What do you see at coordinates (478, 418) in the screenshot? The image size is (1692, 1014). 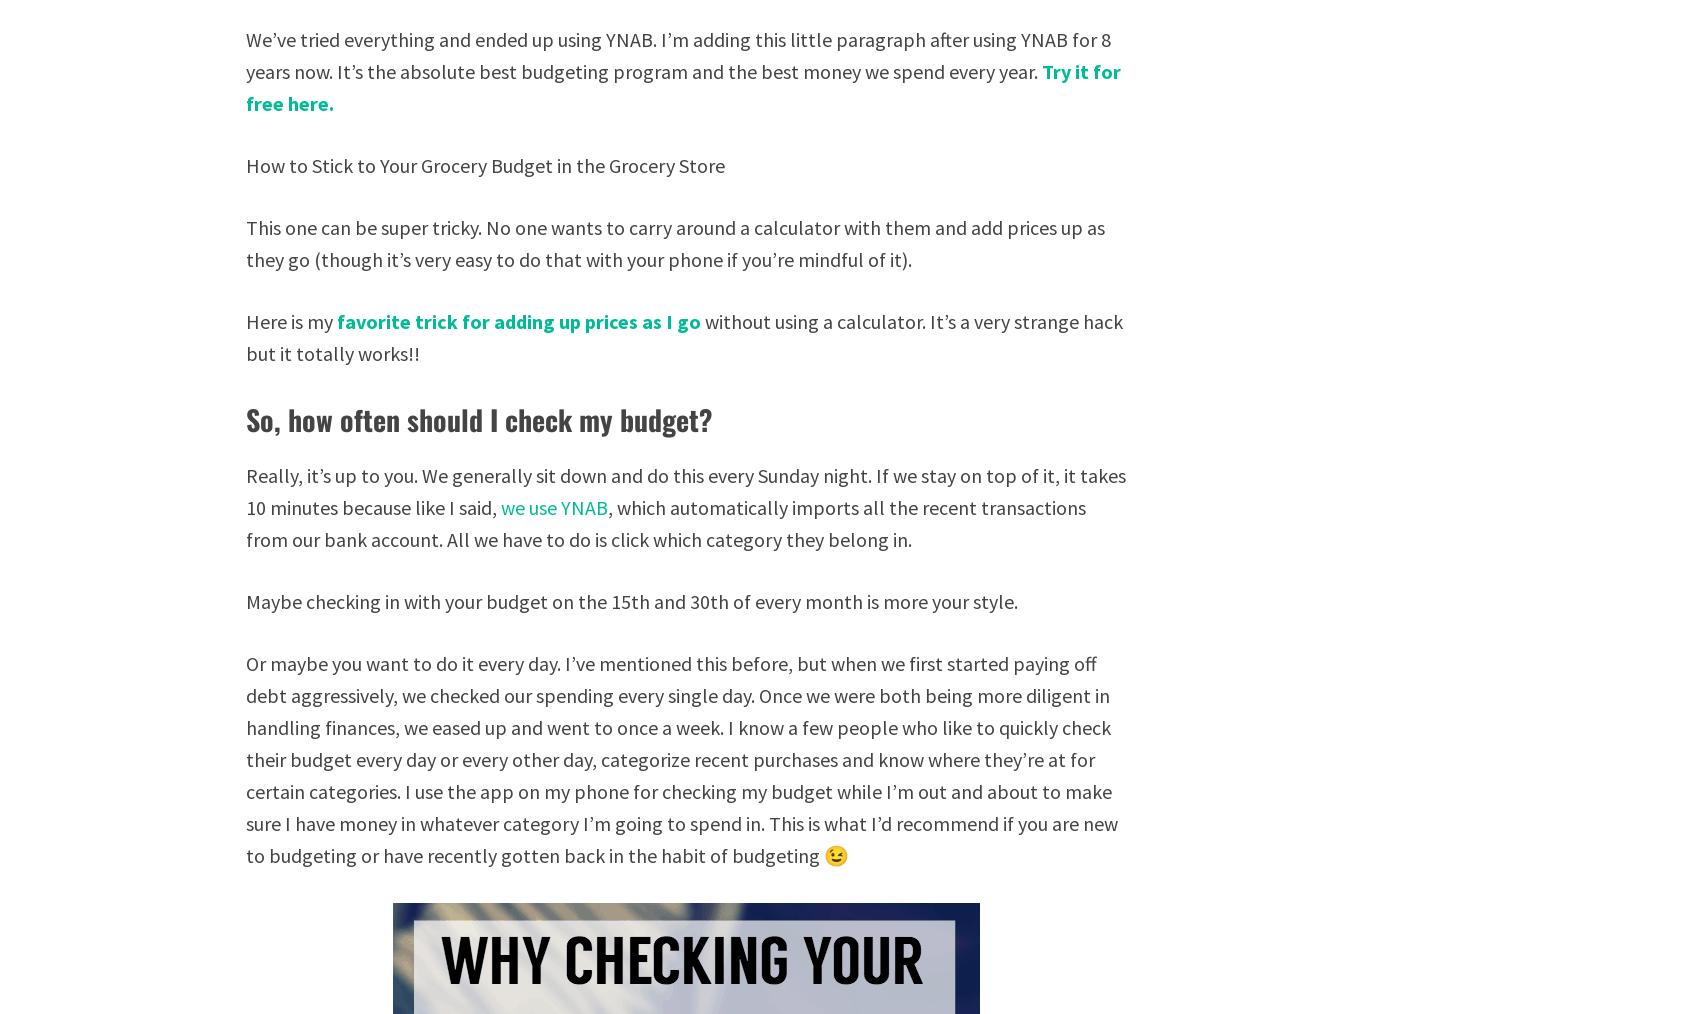 I see `'So, how often should I check my budget?'` at bounding box center [478, 418].